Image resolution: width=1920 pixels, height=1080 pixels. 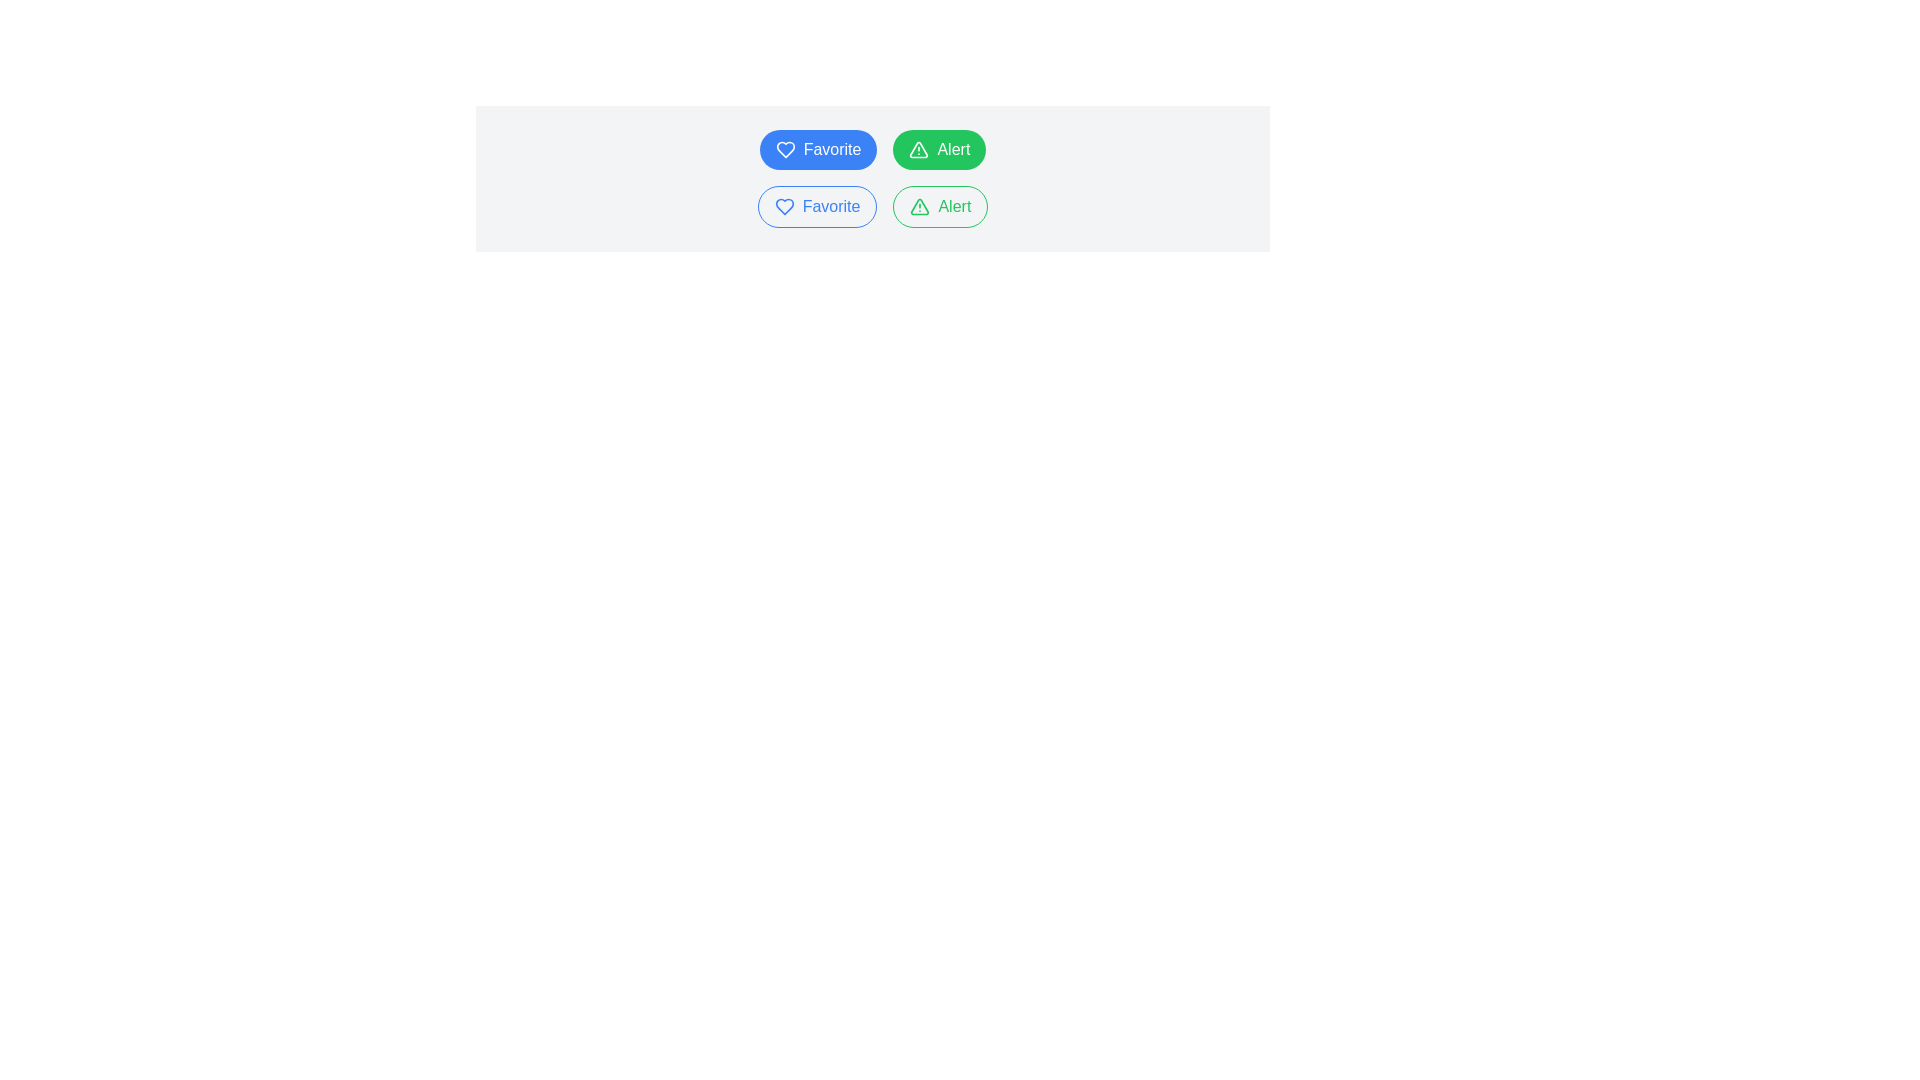 What do you see at coordinates (784, 149) in the screenshot?
I see `the 'Favorite' icon located on the top row within the blue button labeled 'Favorite', positioned at the left side of the button group in the top center of the interface` at bounding box center [784, 149].